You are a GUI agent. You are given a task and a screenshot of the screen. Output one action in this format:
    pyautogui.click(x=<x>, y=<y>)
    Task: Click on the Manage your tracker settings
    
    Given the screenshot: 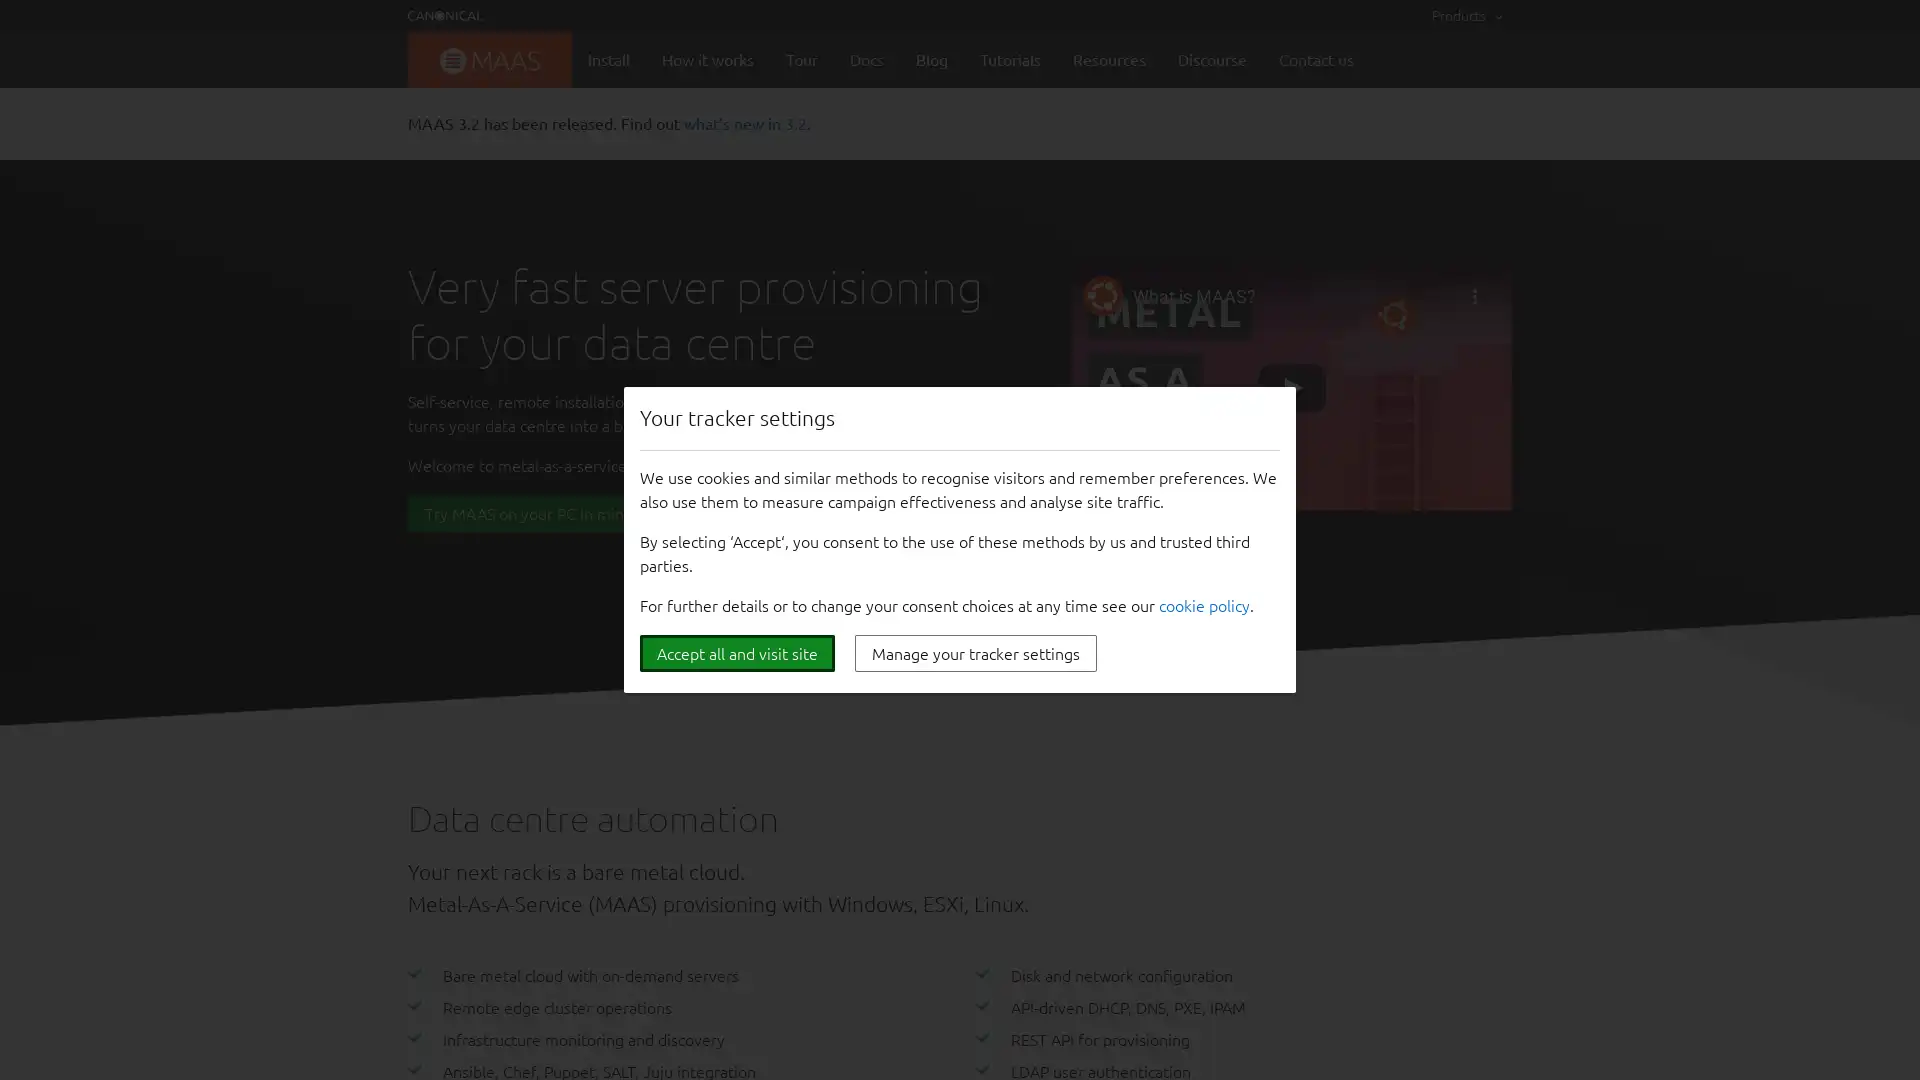 What is the action you would take?
    pyautogui.click(x=975, y=653)
    